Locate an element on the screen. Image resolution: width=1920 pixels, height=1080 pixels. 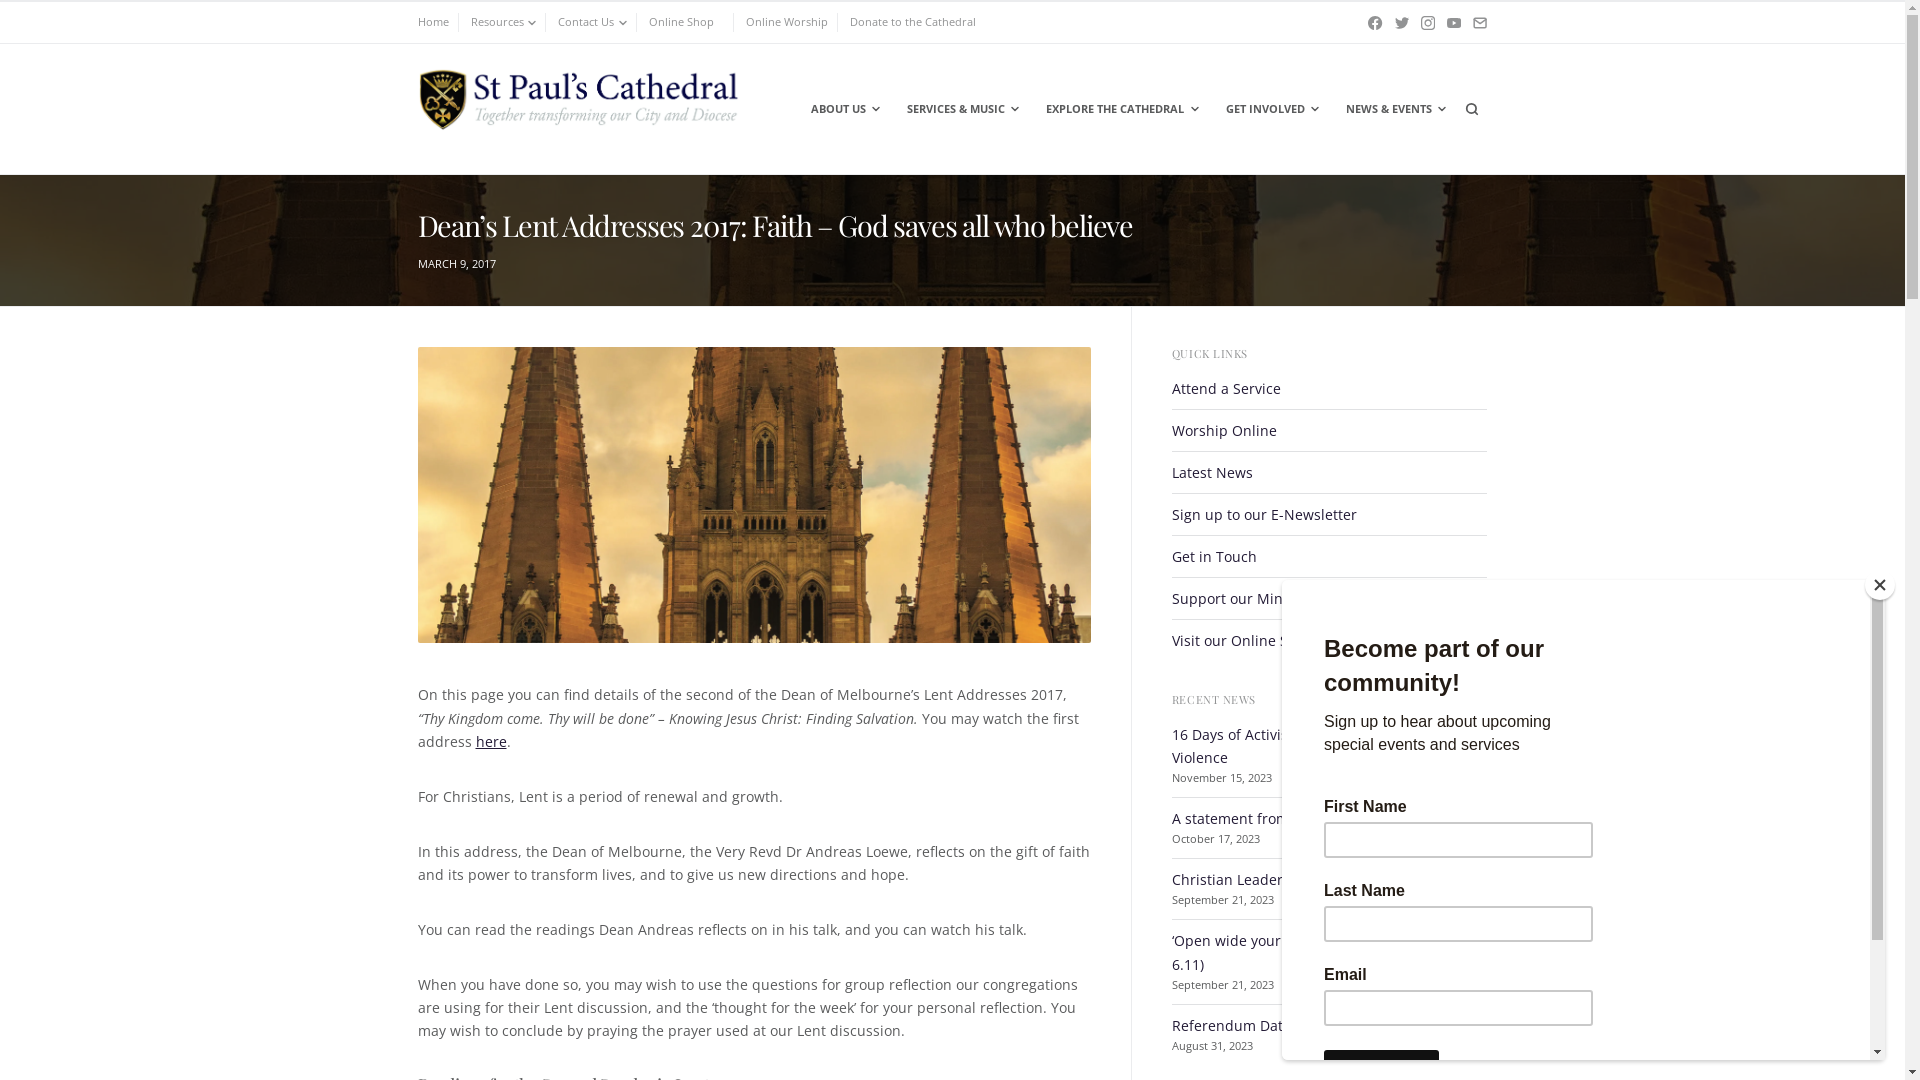
'ABOUT US' is located at coordinates (844, 108).